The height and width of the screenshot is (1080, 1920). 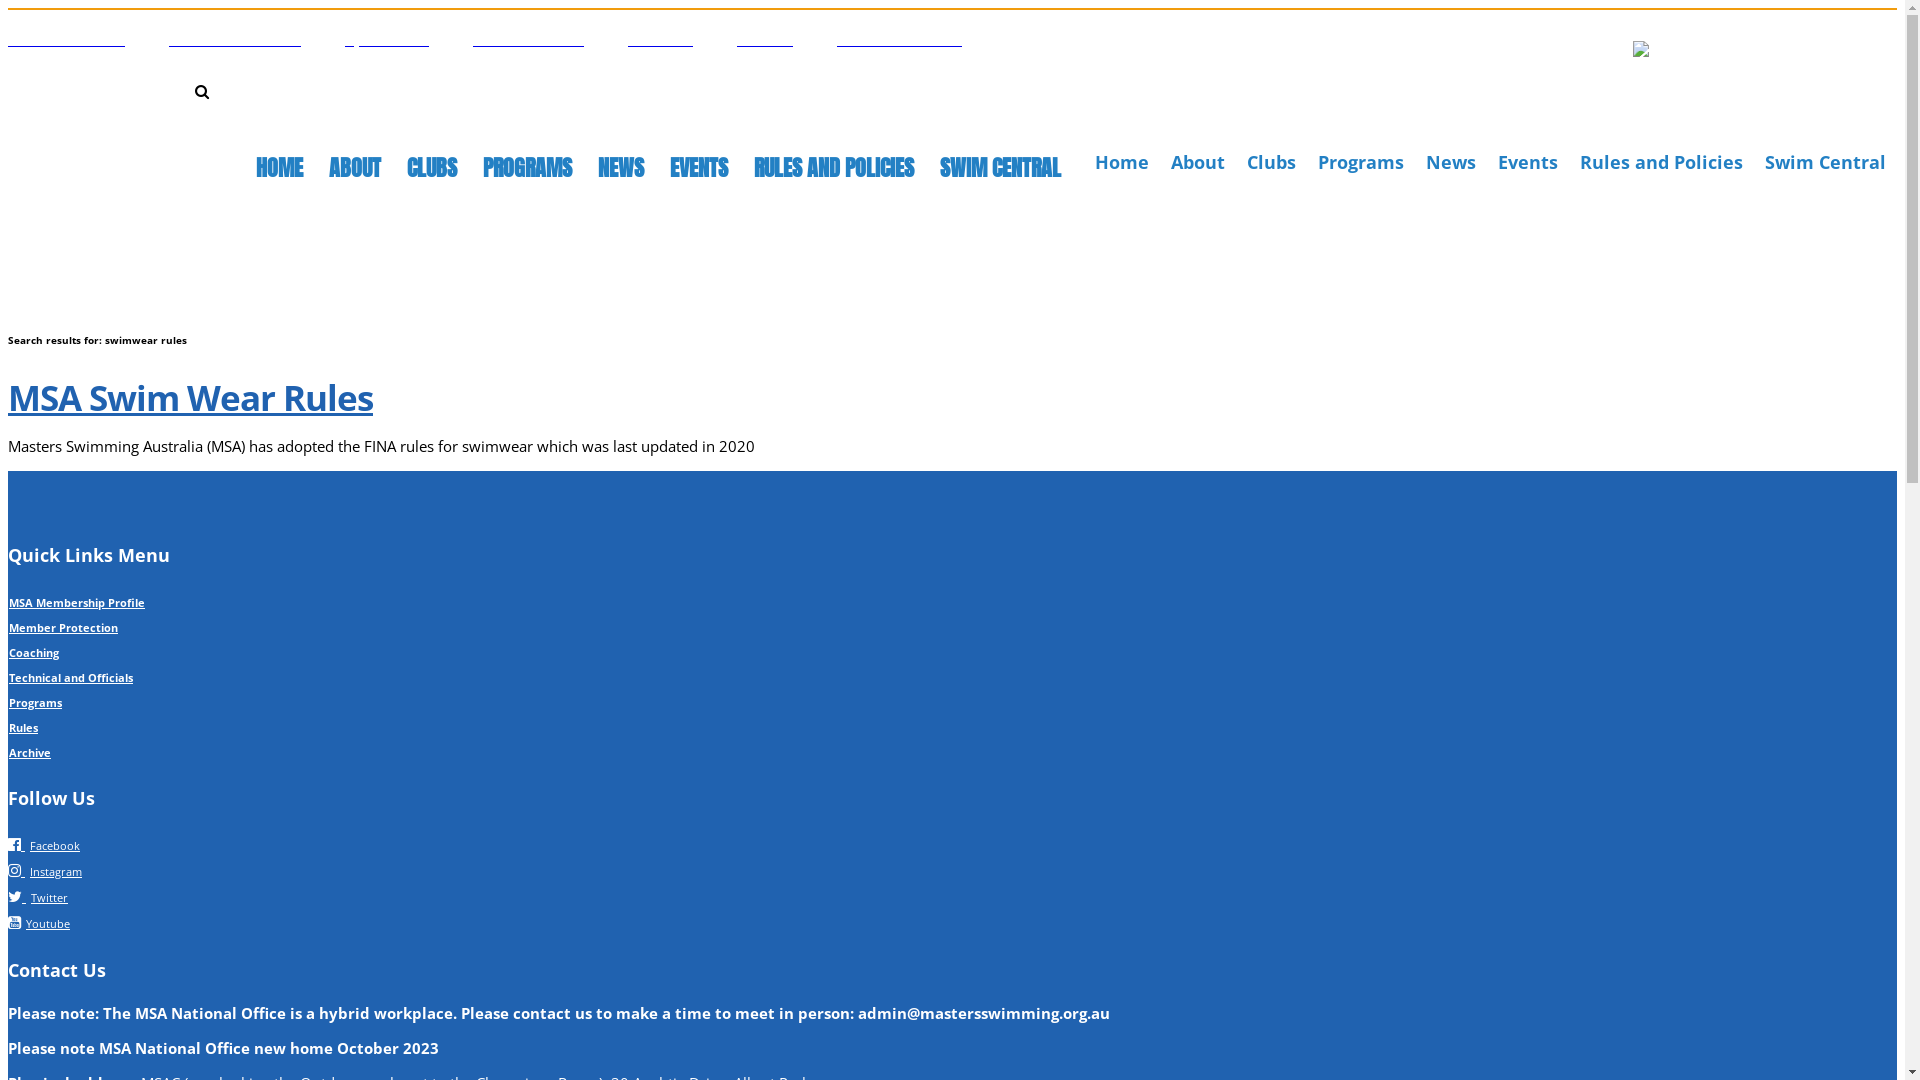 What do you see at coordinates (1000, 166) in the screenshot?
I see `'SWIM CENTRAL'` at bounding box center [1000, 166].